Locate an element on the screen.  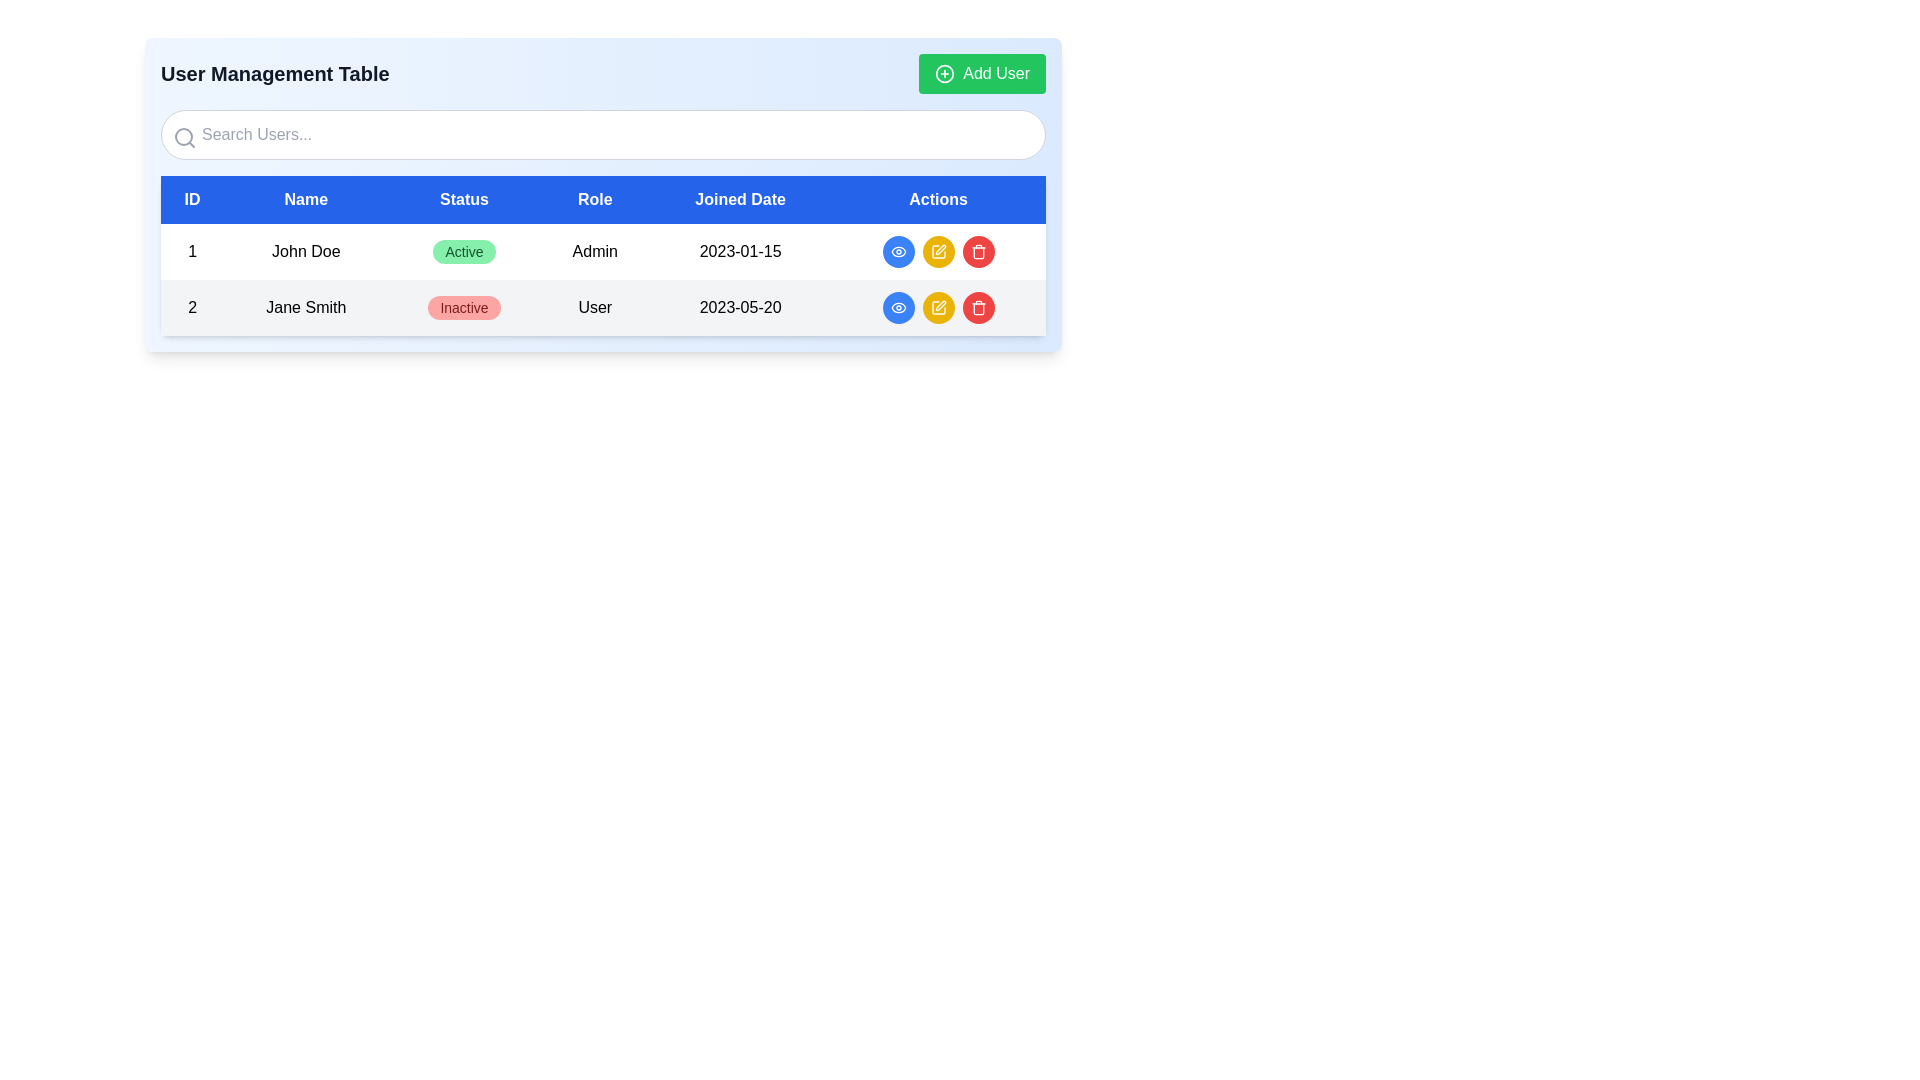
the circular SVG graphic element within the green 'Add User' button at the top-right corner of the interface is located at coordinates (944, 72).